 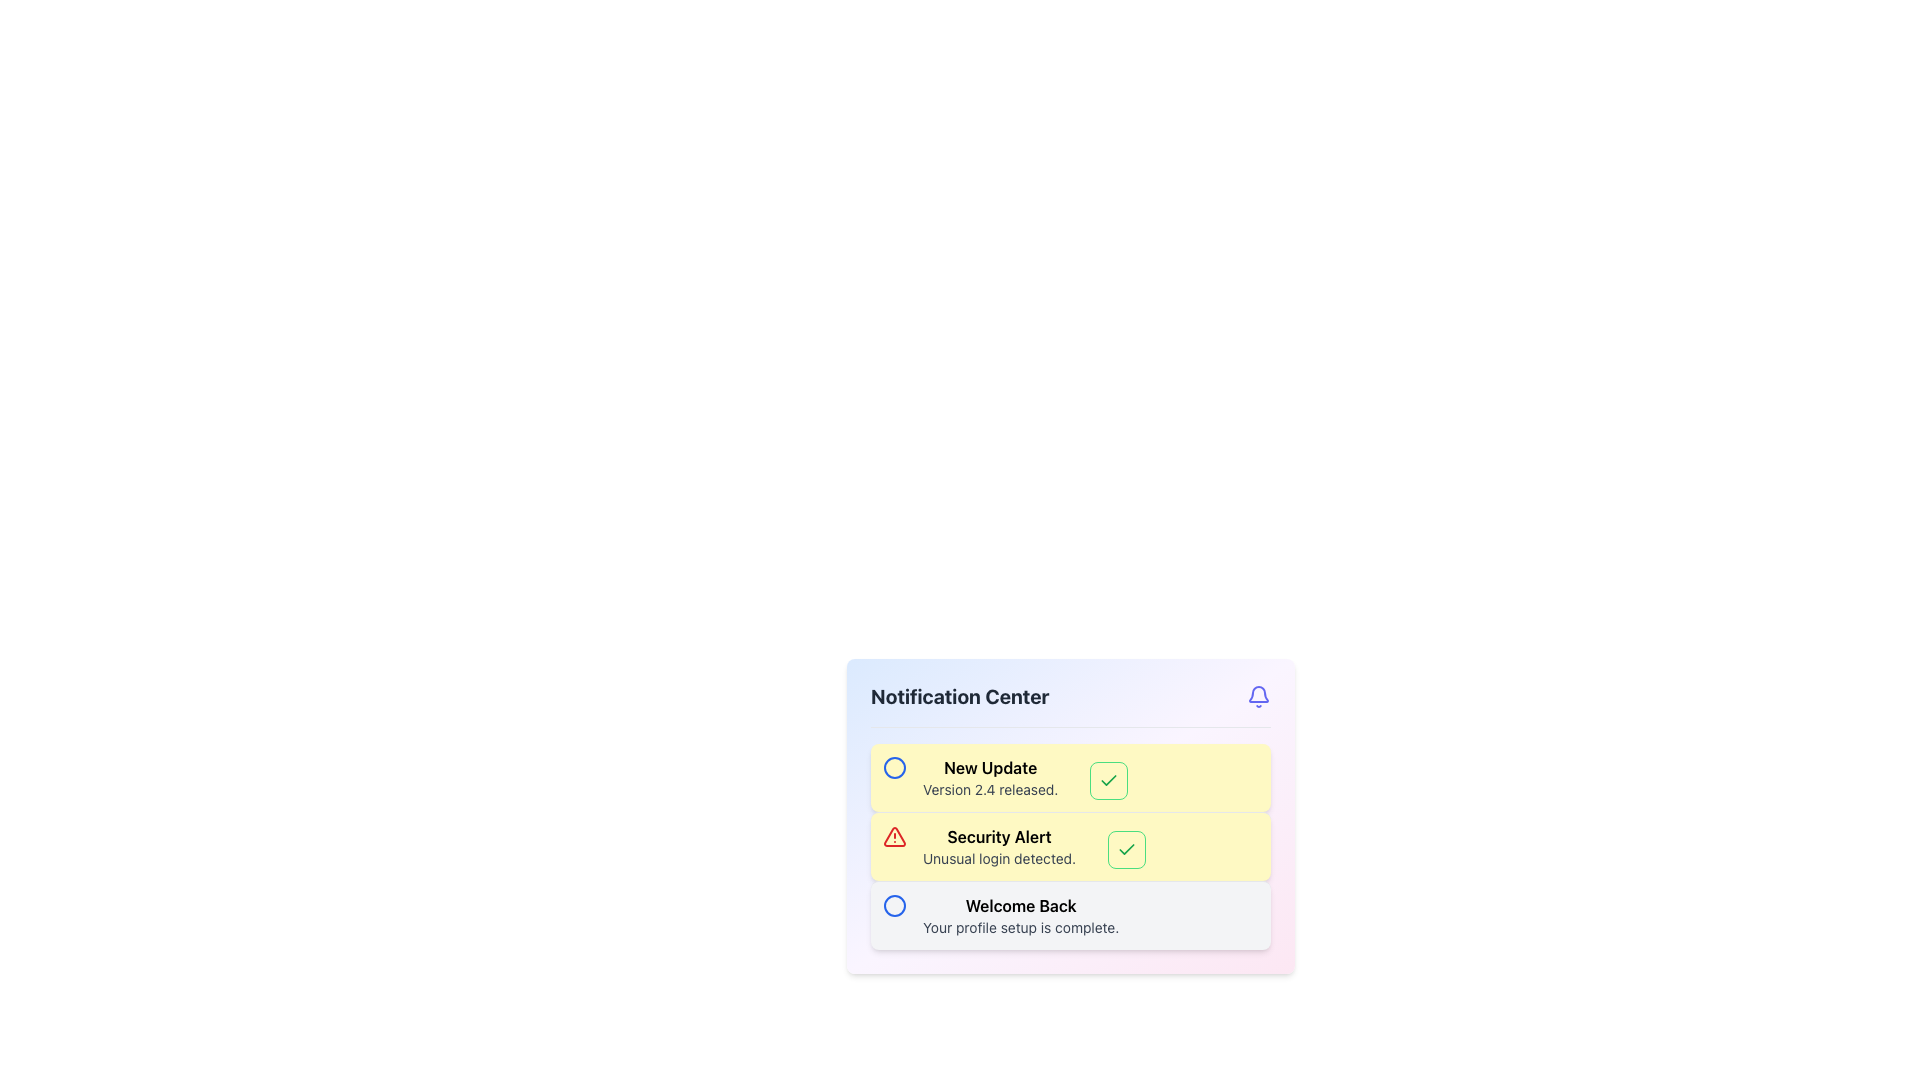 What do you see at coordinates (1021, 906) in the screenshot?
I see `the content of the Text Label displaying 'Welcome Back', which is a bold header positioned at the bottom of a notification card, above the smaller text 'Your profile setup is complete'` at bounding box center [1021, 906].